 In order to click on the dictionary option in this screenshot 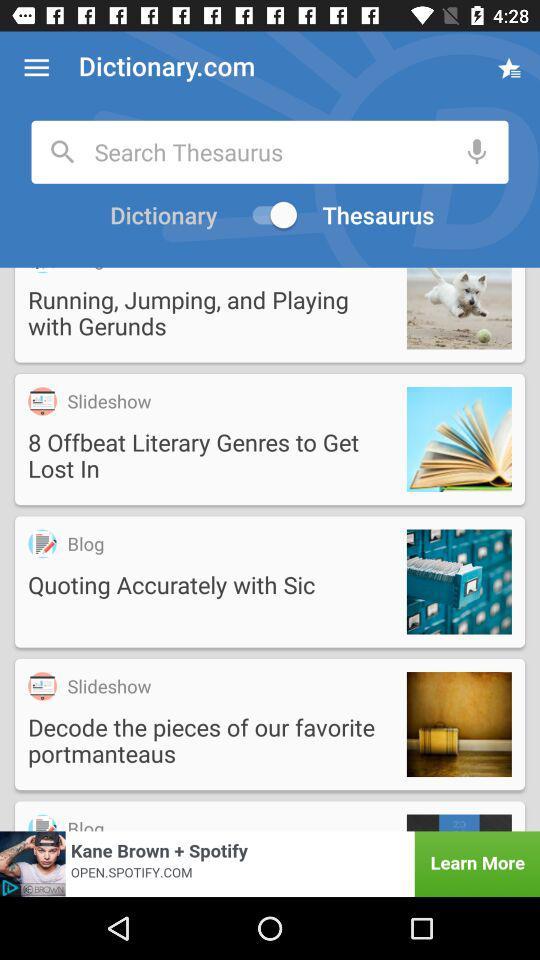, I will do `click(159, 215)`.